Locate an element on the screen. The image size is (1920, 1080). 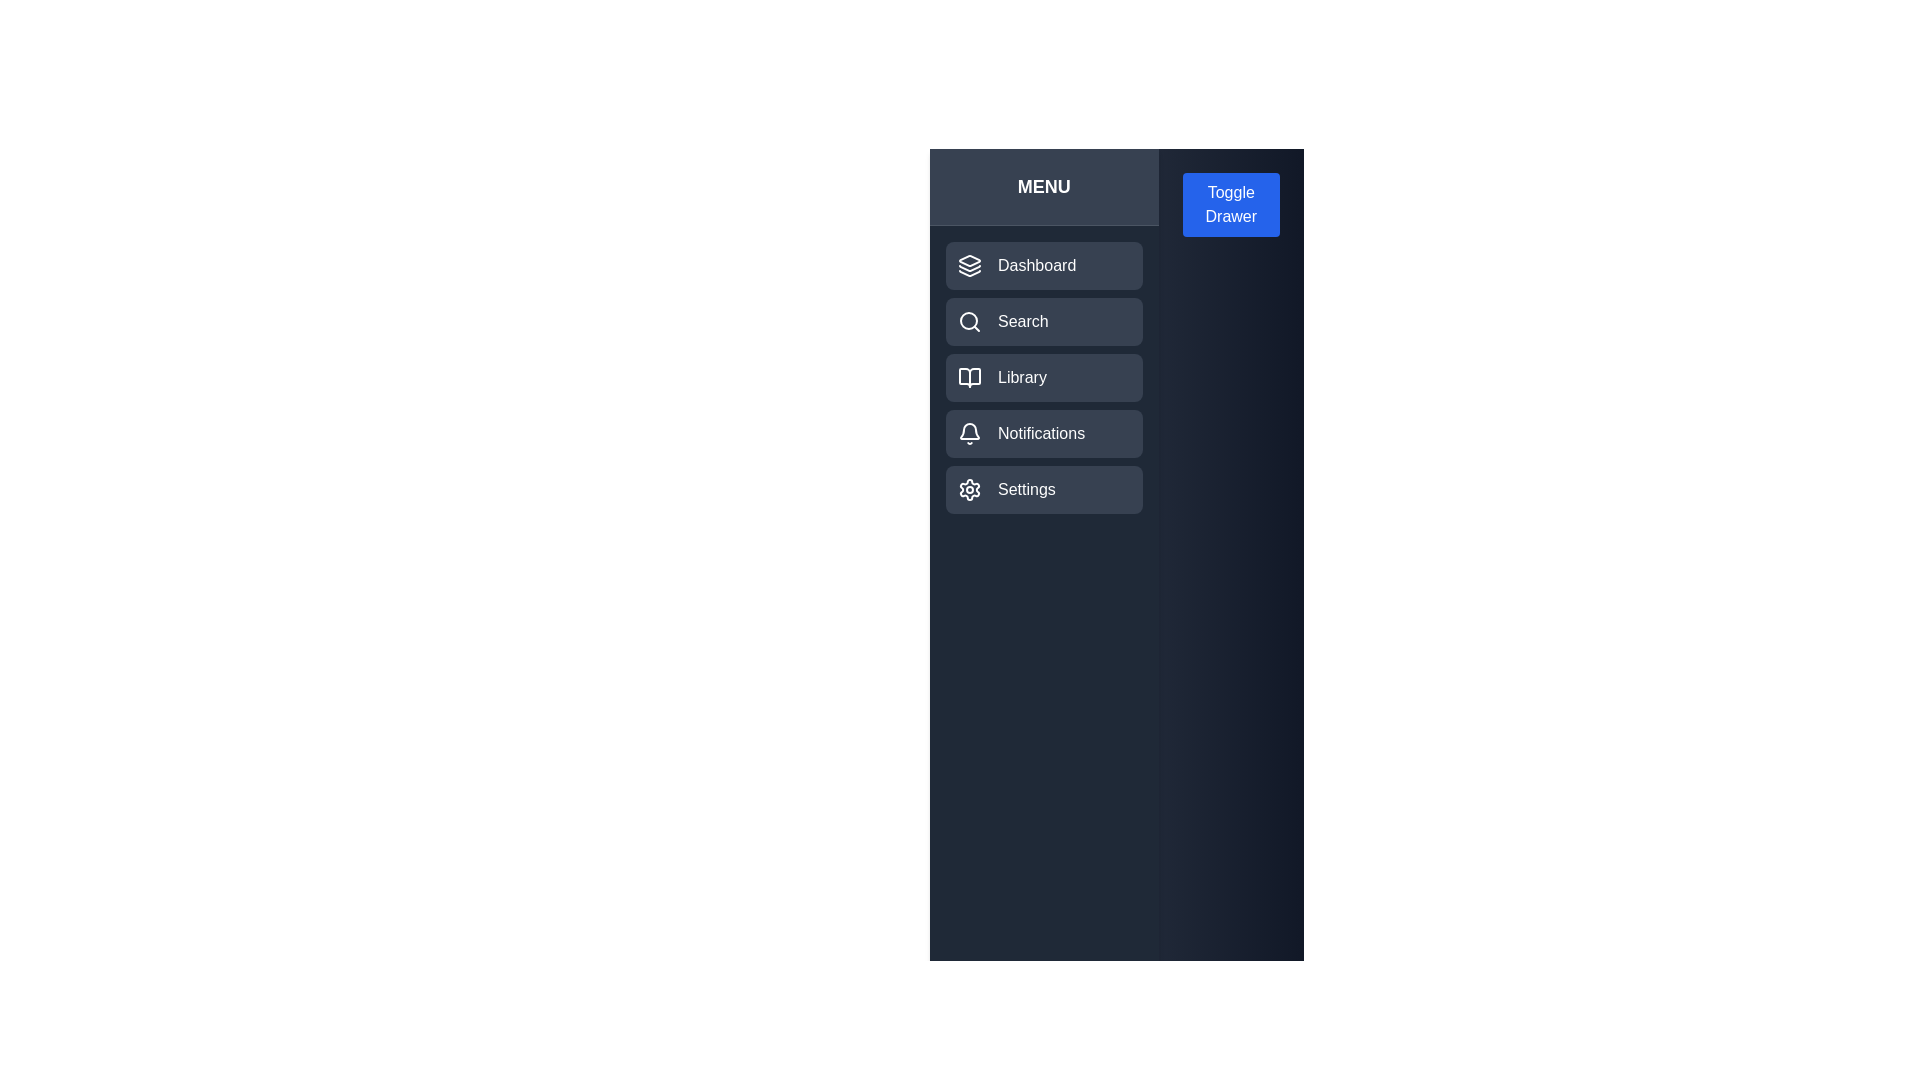
the menu item labeled 'Library' to observe its hover effect is located at coordinates (1042, 378).